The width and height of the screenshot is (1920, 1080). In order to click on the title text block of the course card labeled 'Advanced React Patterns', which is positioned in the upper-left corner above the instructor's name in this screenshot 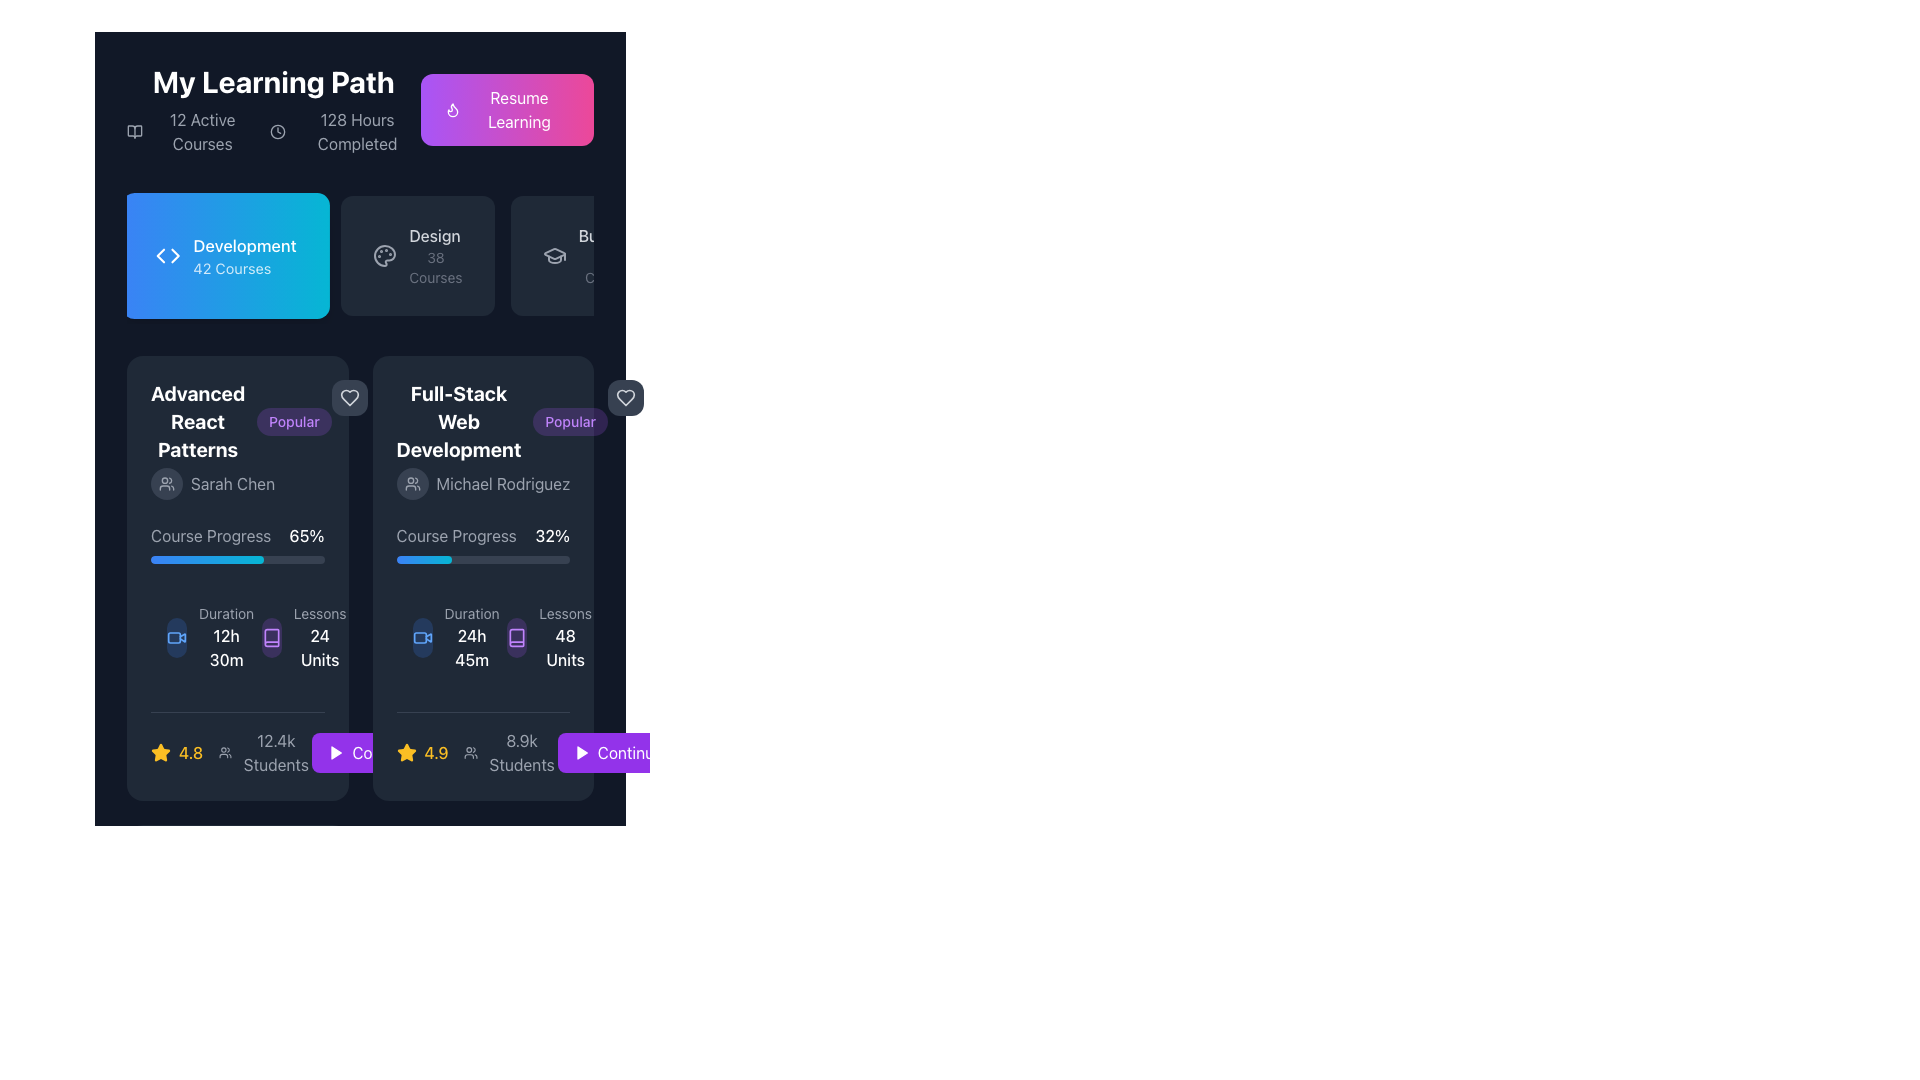, I will do `click(198, 420)`.